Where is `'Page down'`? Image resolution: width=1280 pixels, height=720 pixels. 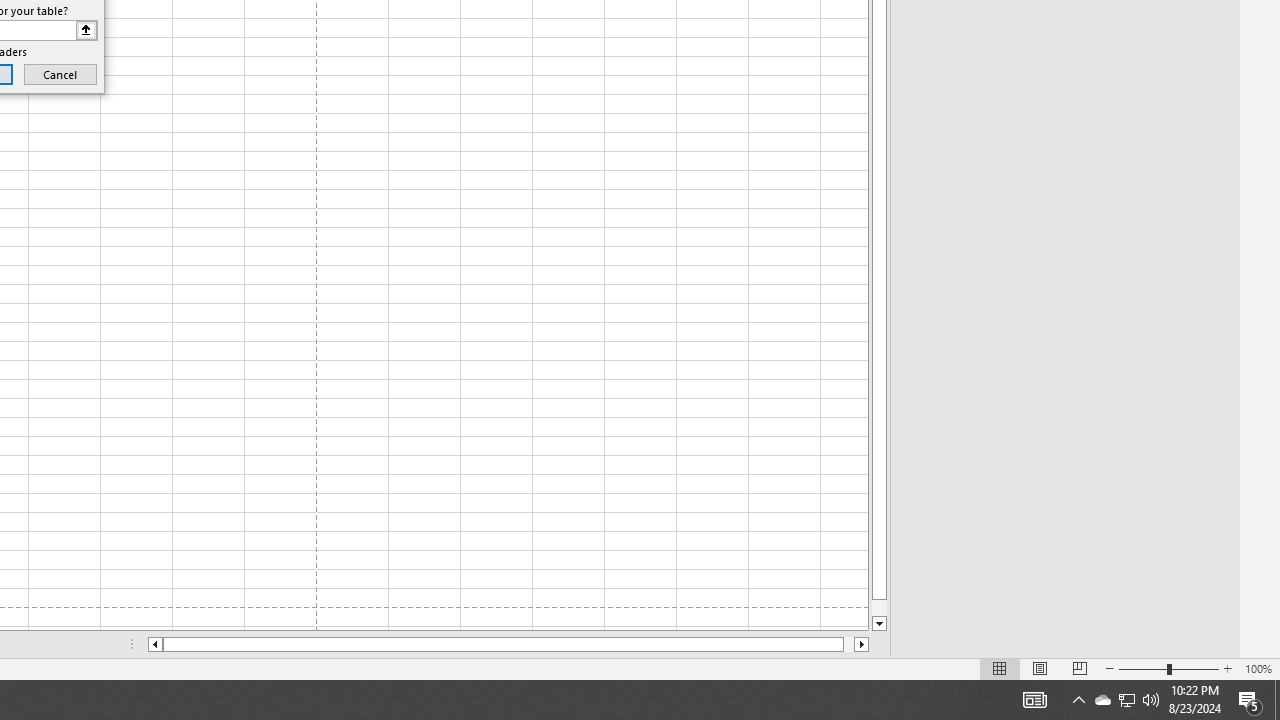
'Page down' is located at coordinates (879, 607).